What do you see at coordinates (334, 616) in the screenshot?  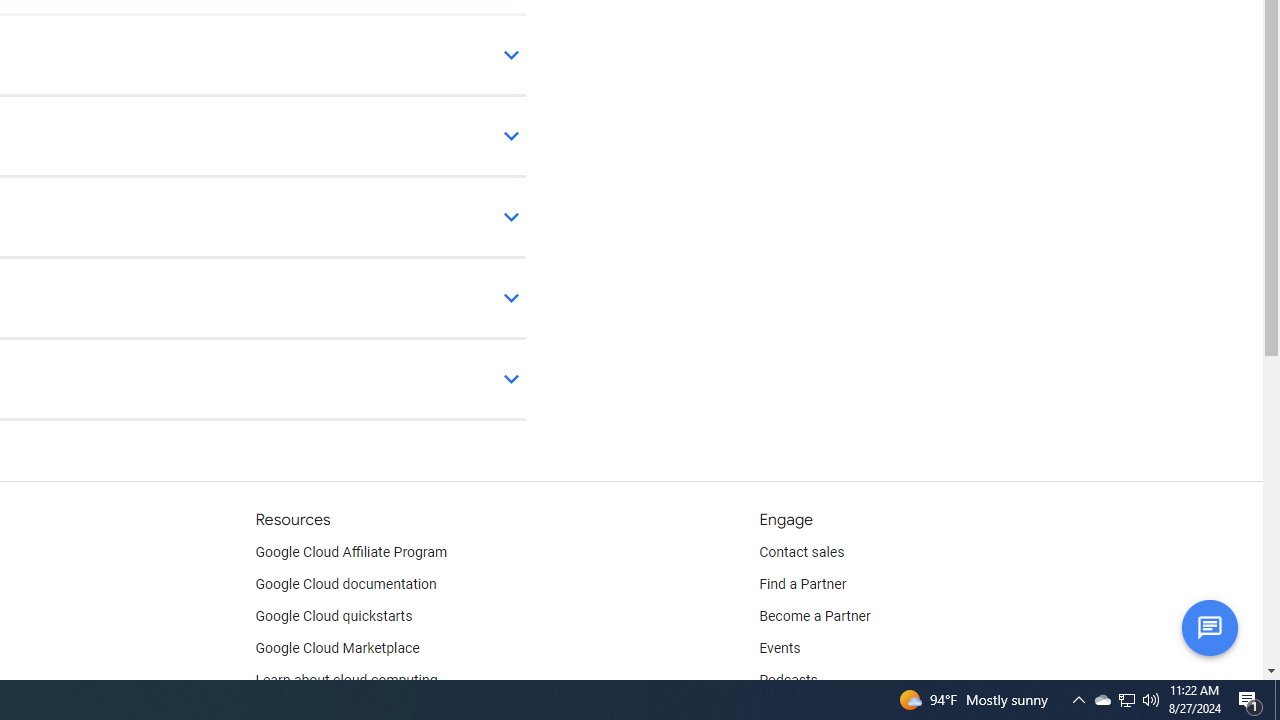 I see `'Google Cloud quickstarts'` at bounding box center [334, 616].